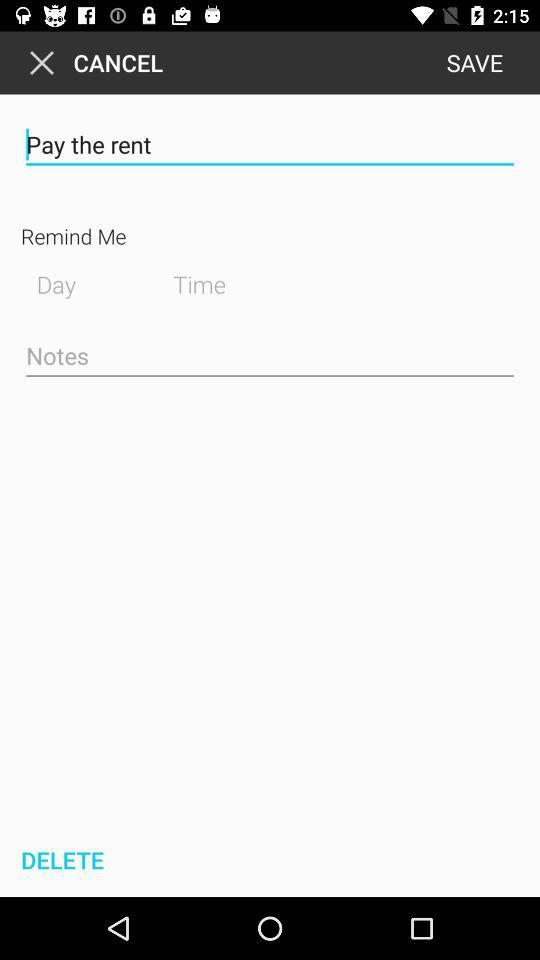 Image resolution: width=540 pixels, height=960 pixels. What do you see at coordinates (270, 357) in the screenshot?
I see `notes` at bounding box center [270, 357].